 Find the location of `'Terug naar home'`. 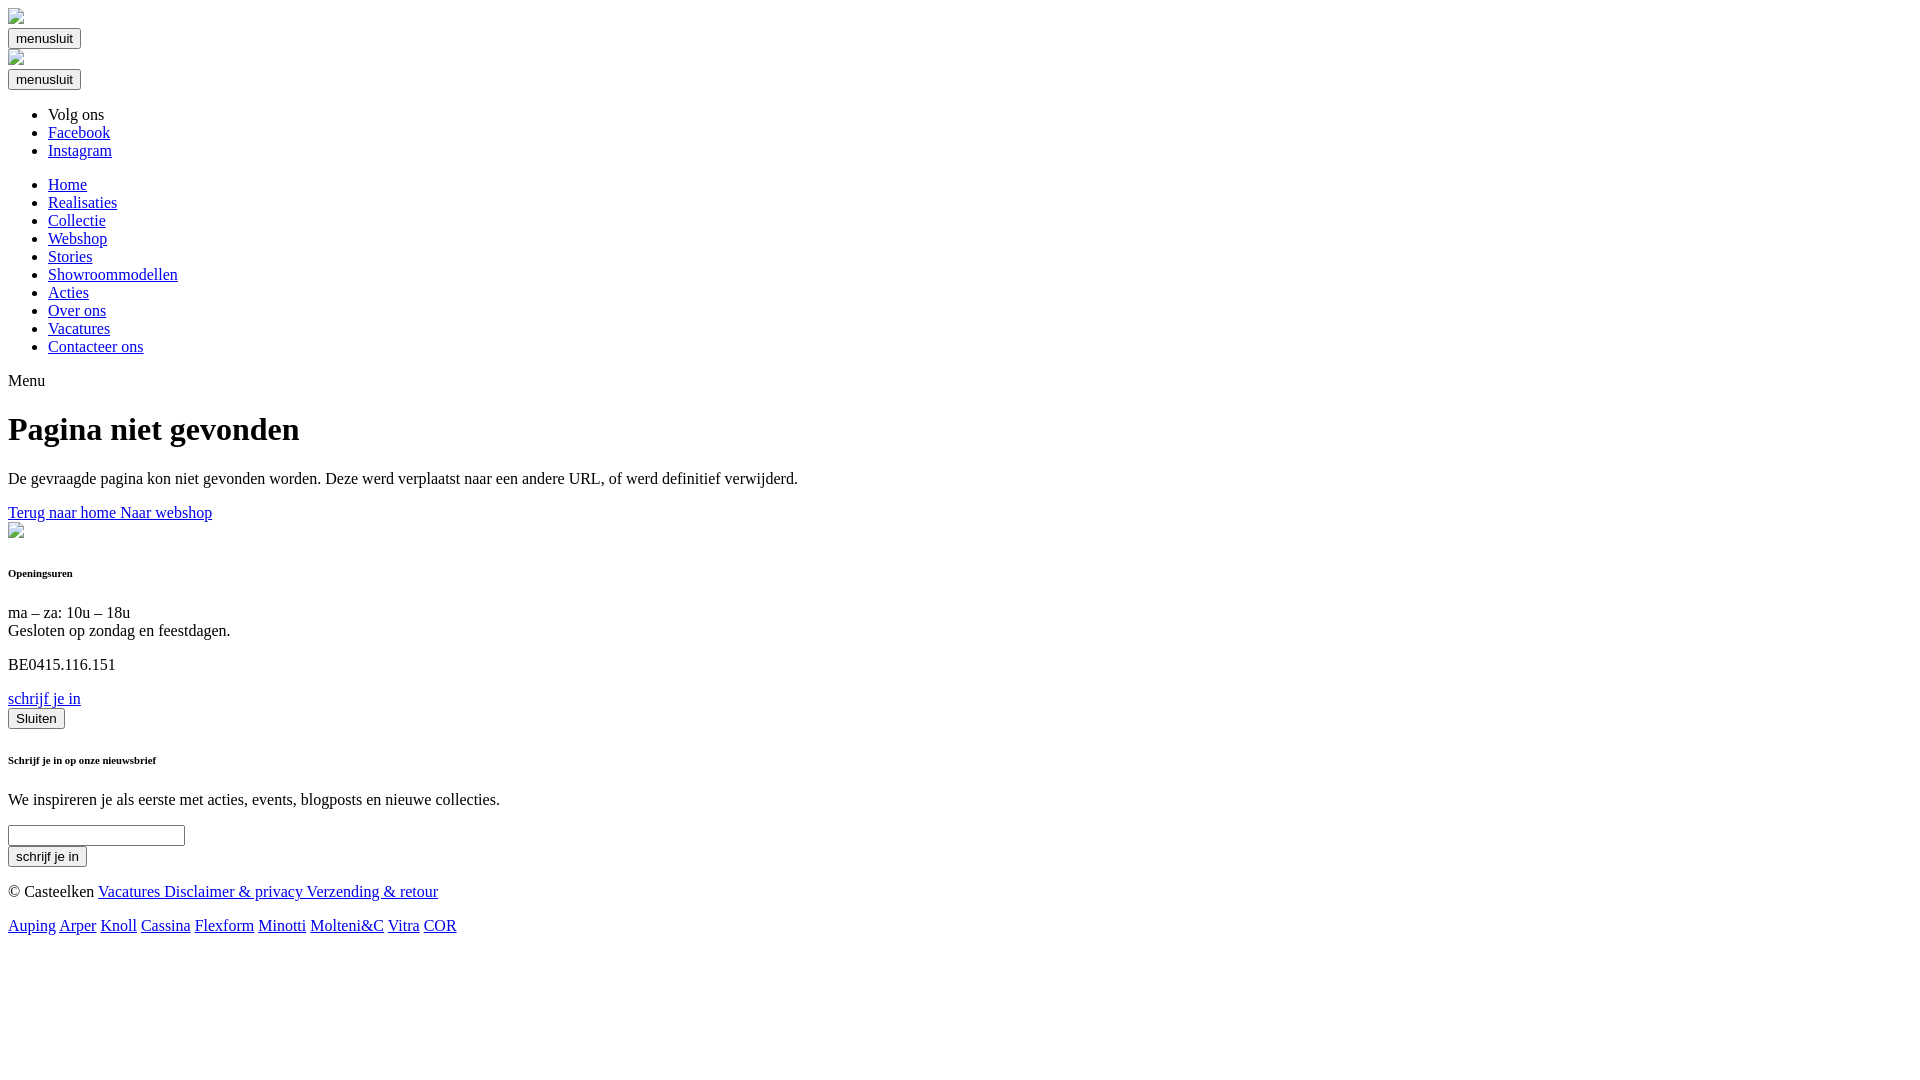

'Terug naar home' is located at coordinates (63, 511).